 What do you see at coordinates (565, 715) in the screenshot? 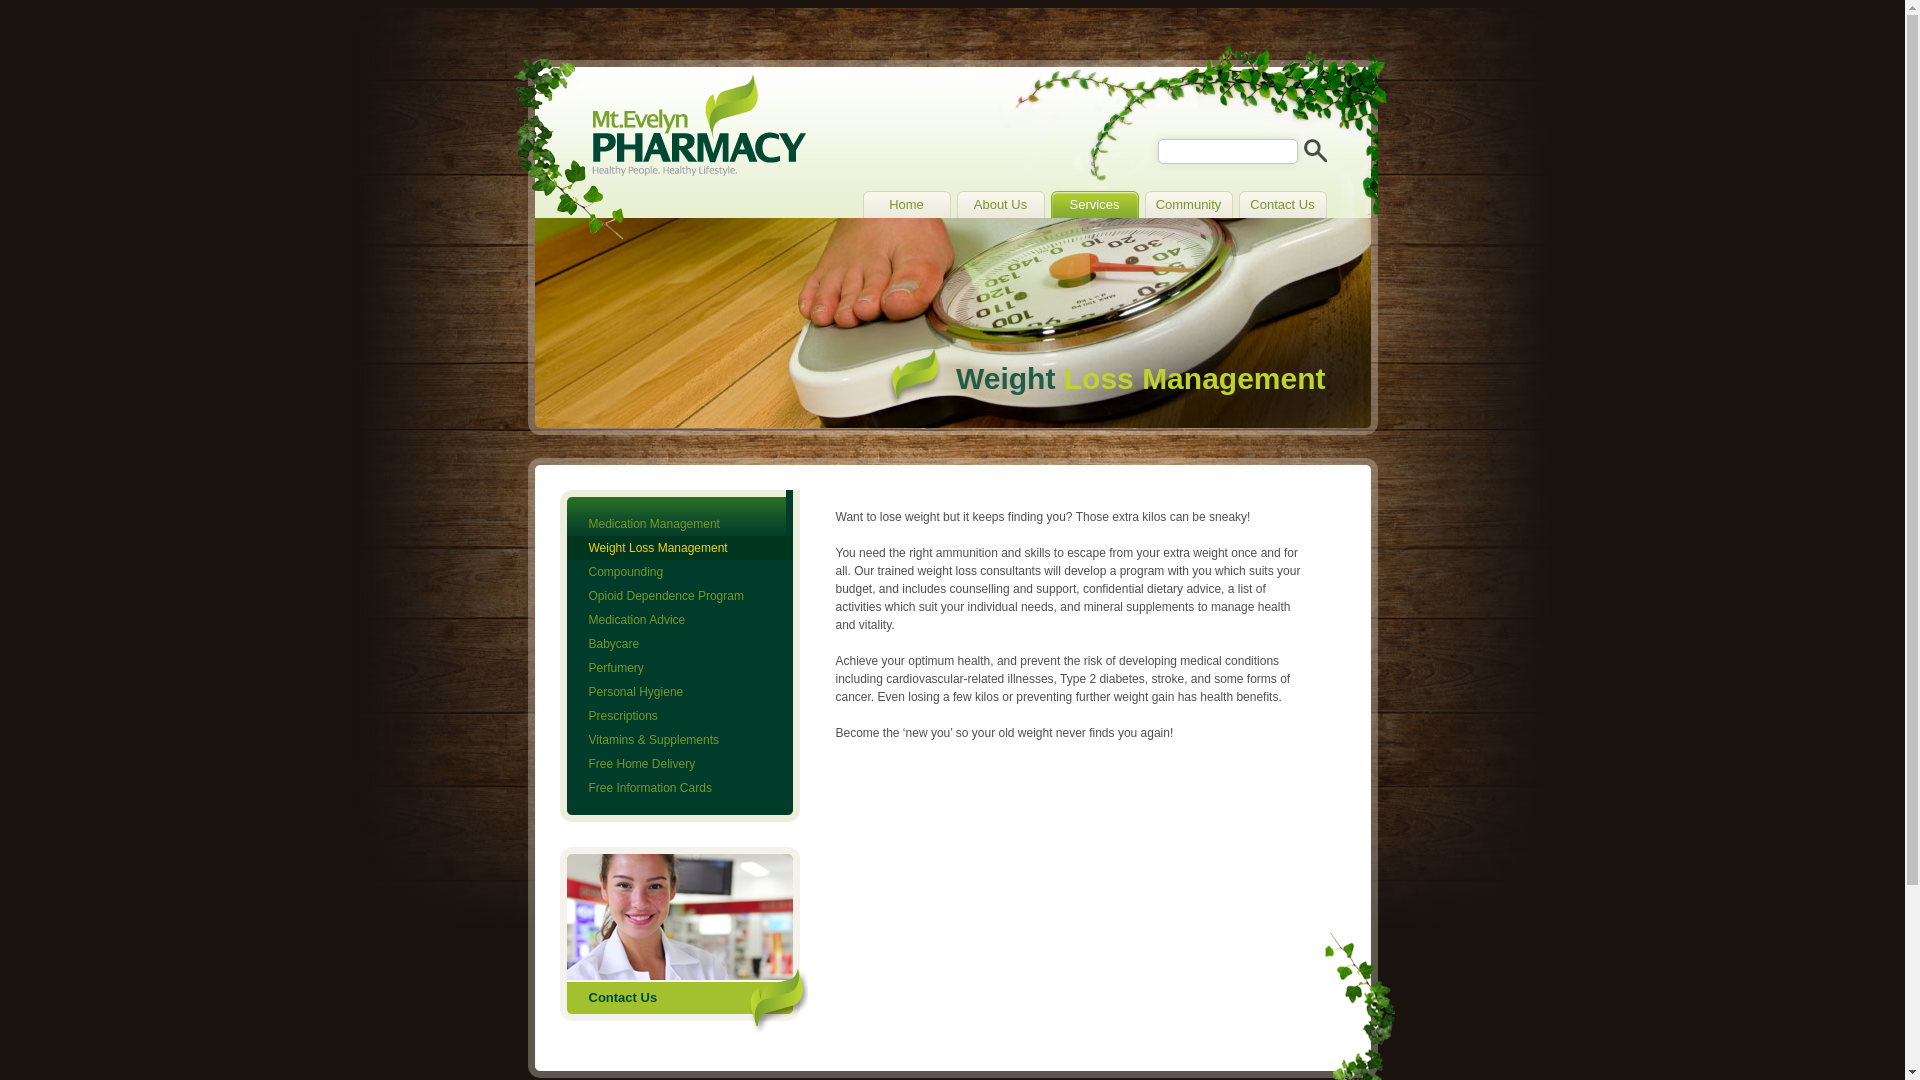
I see `'Prescriptions'` at bounding box center [565, 715].